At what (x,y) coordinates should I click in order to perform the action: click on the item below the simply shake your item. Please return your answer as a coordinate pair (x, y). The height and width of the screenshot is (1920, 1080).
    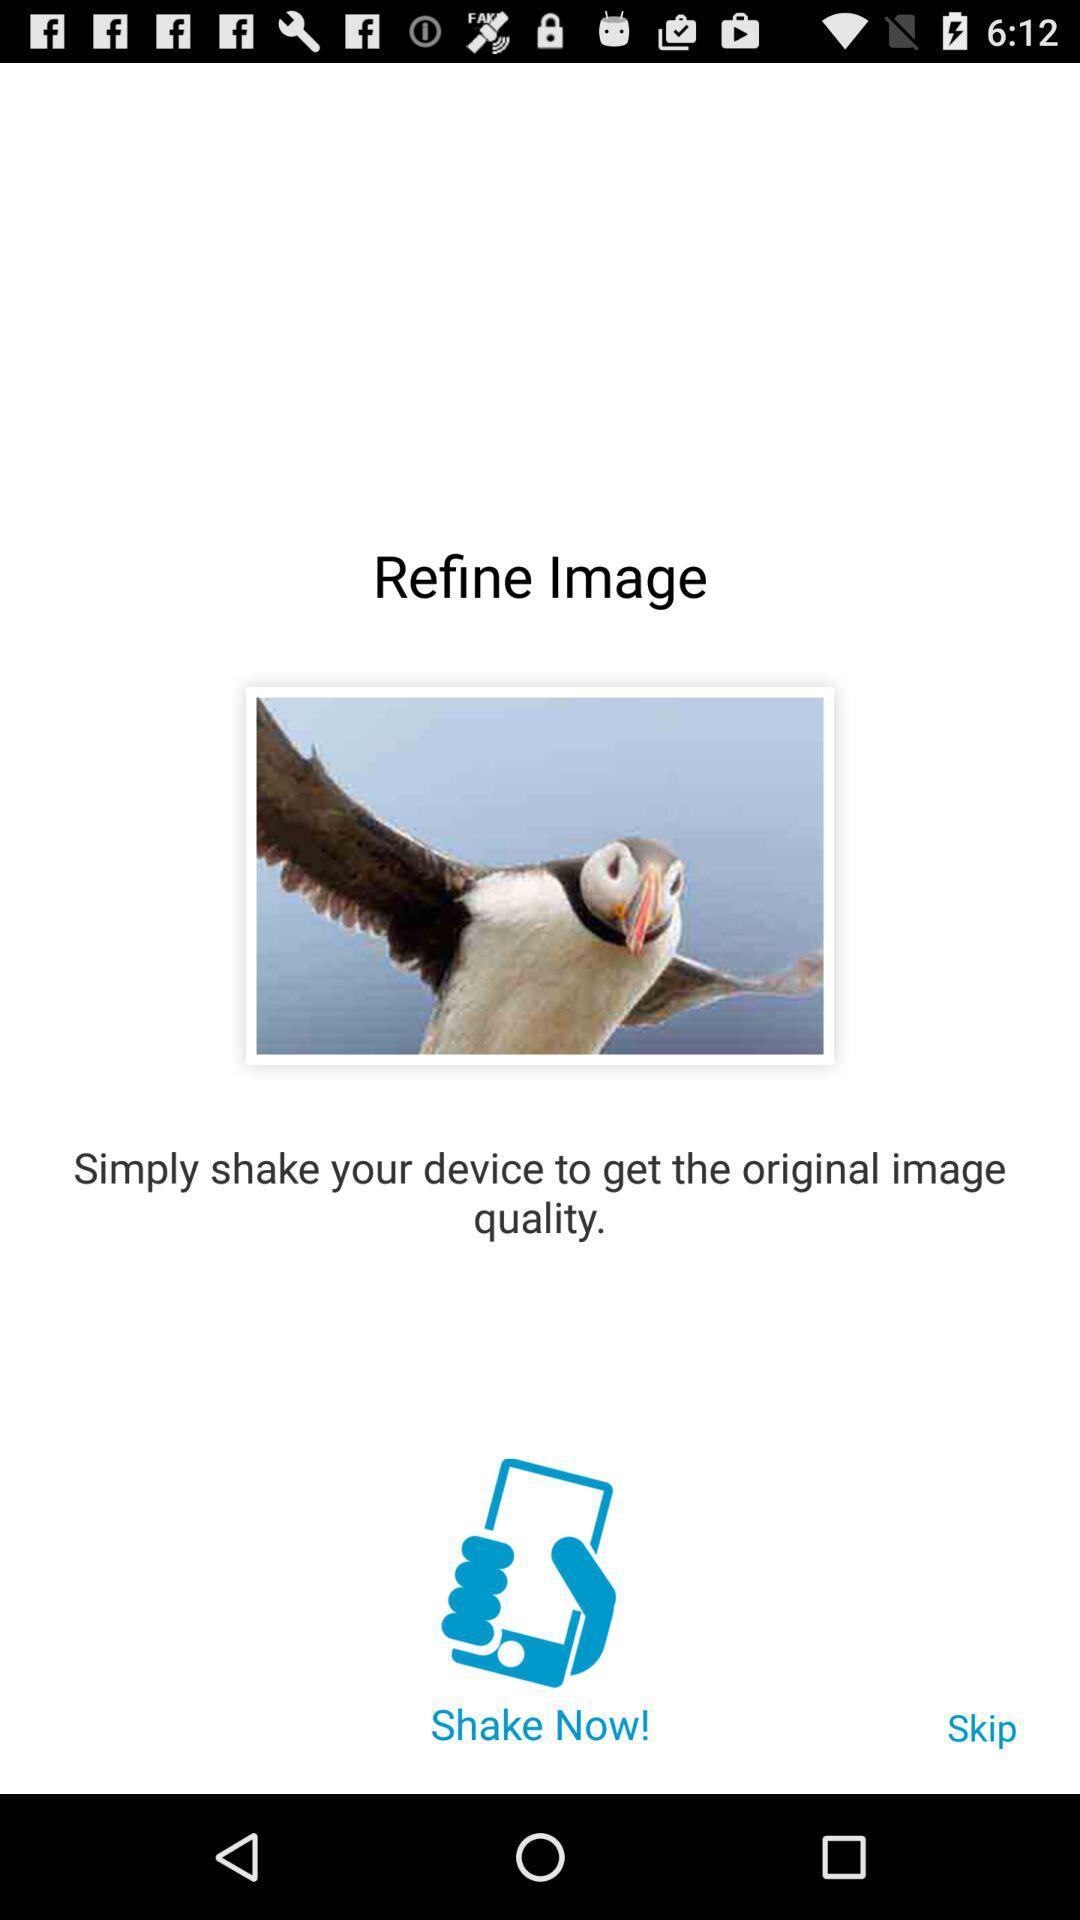
    Looking at the image, I should click on (981, 1736).